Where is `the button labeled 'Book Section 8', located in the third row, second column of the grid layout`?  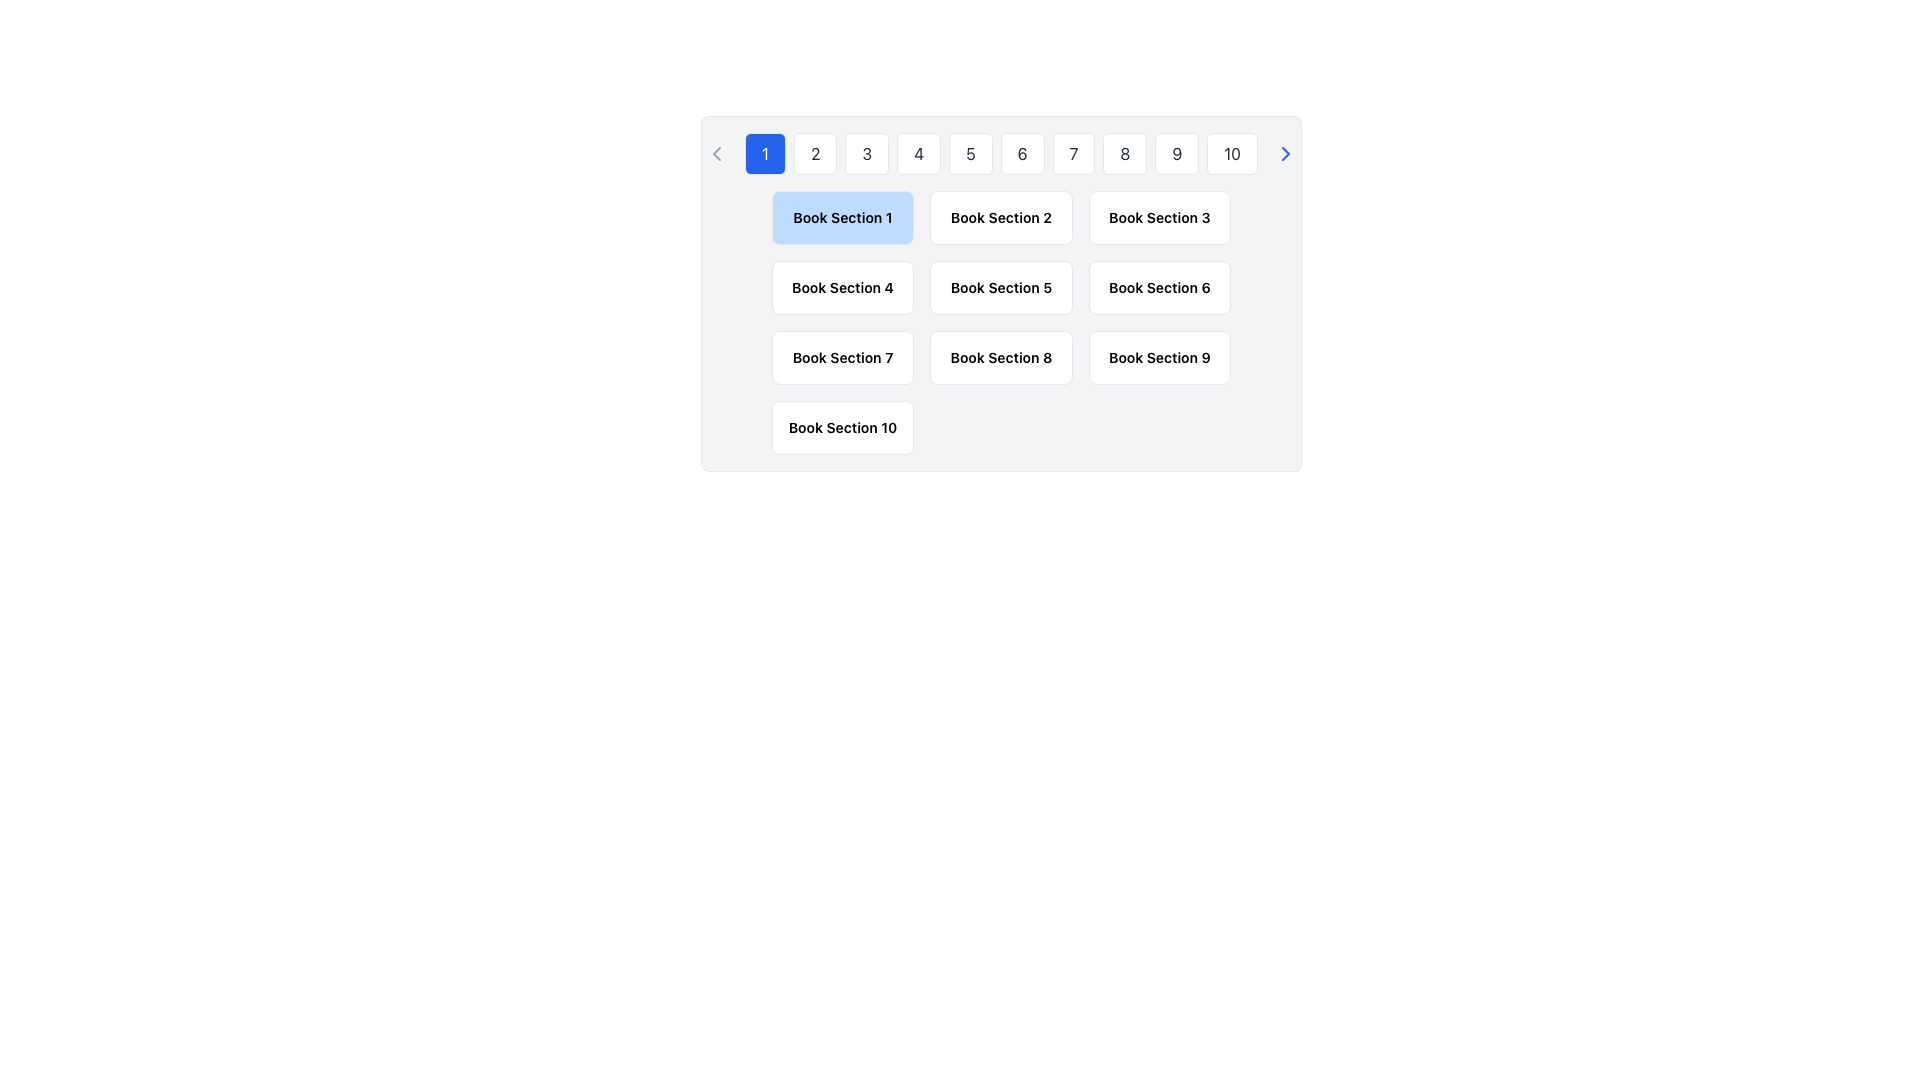 the button labeled 'Book Section 8', located in the third row, second column of the grid layout is located at coordinates (1001, 357).